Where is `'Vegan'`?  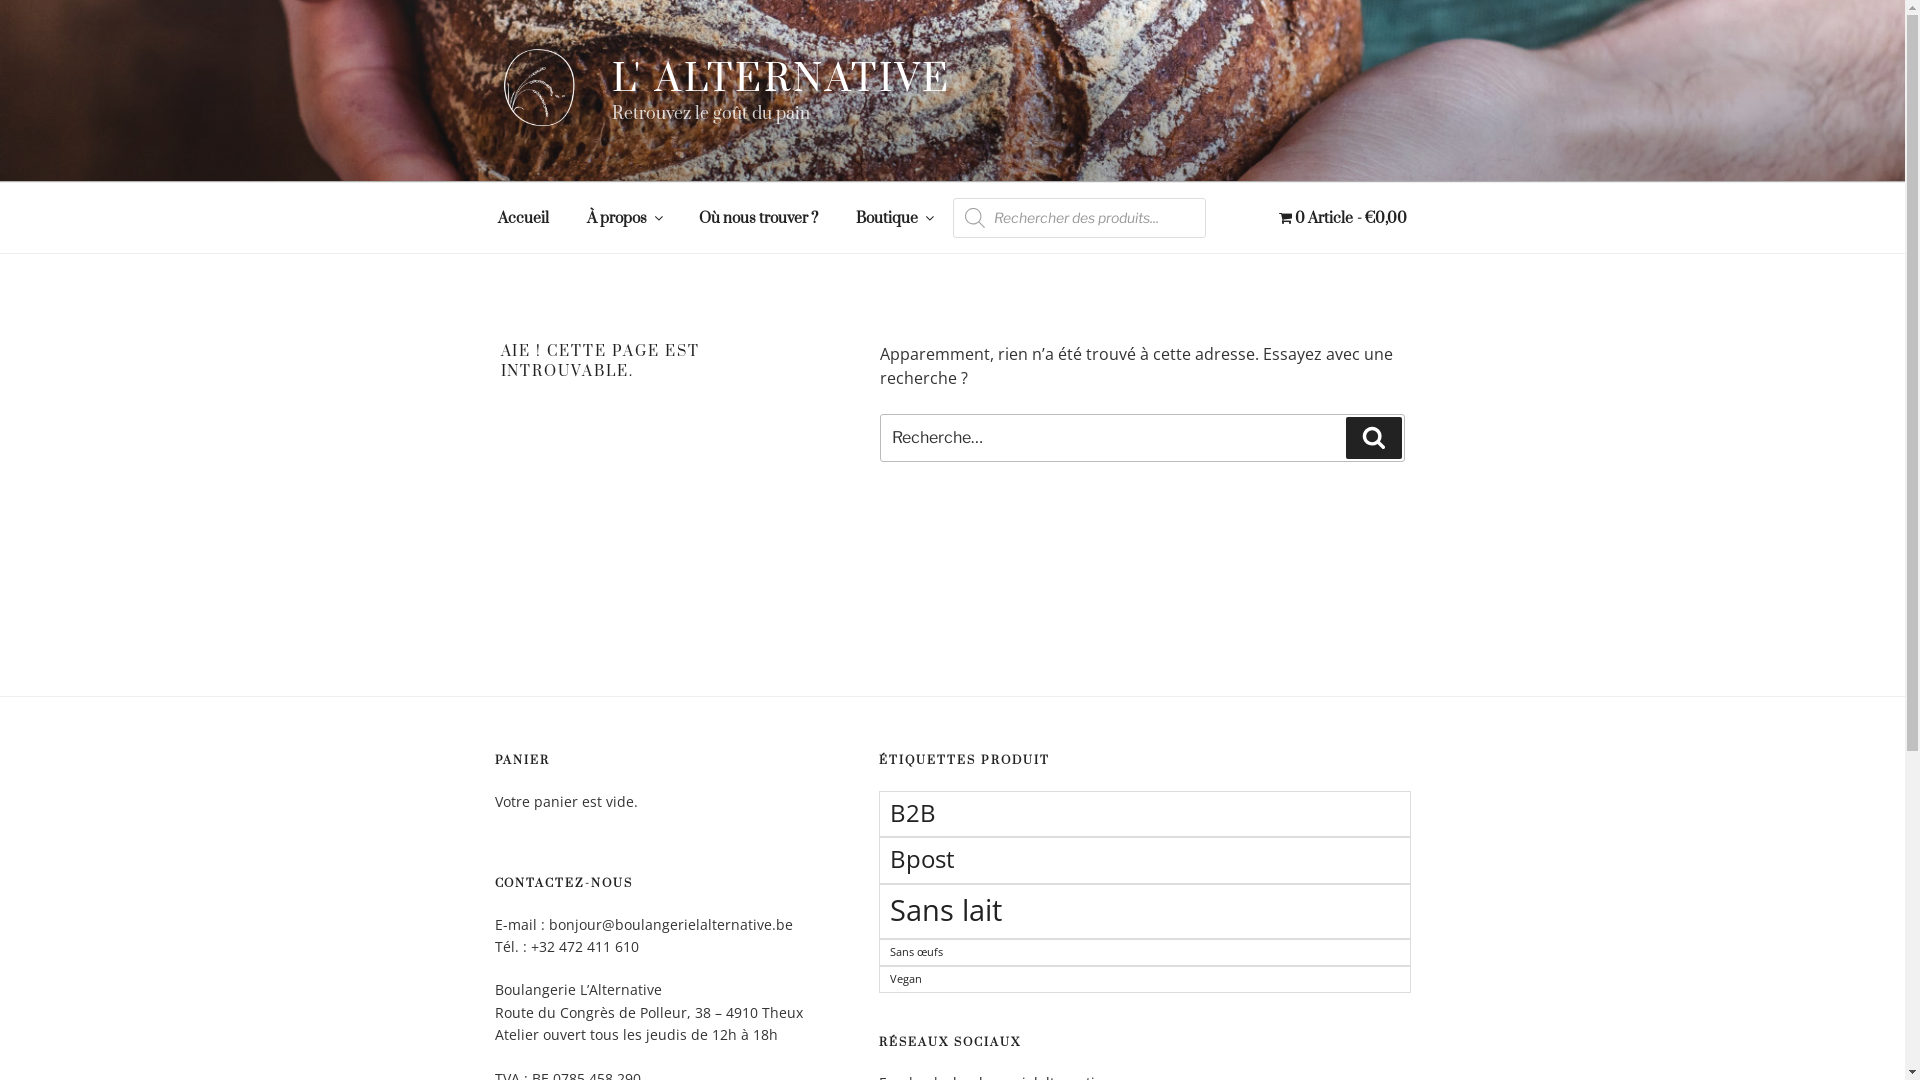
'Vegan' is located at coordinates (1144, 978).